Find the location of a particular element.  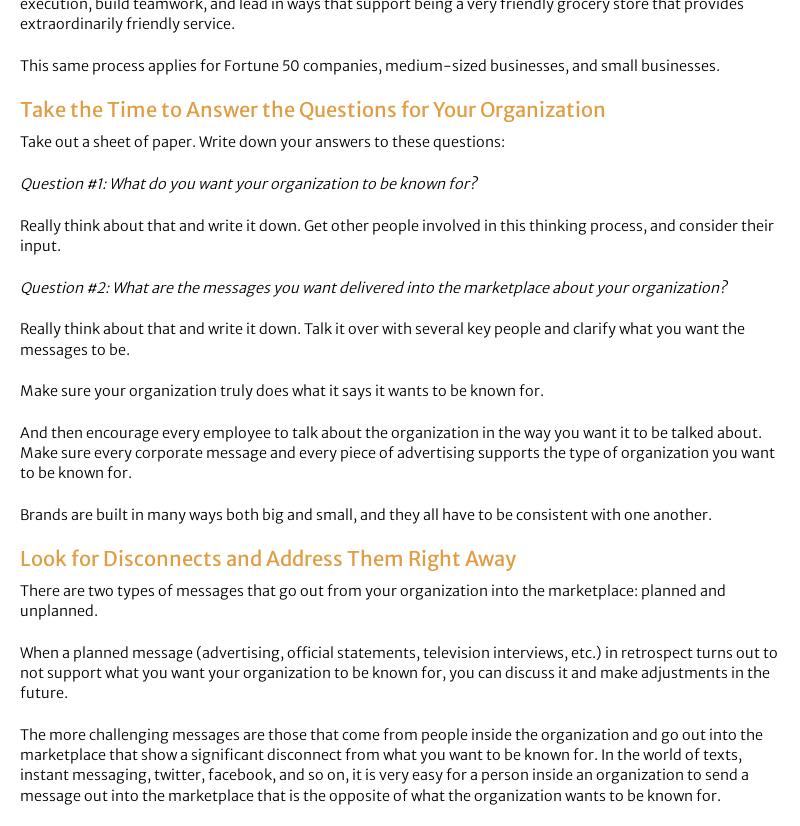

'Look for Disconnects and Address Them Right Away' is located at coordinates (20, 557).